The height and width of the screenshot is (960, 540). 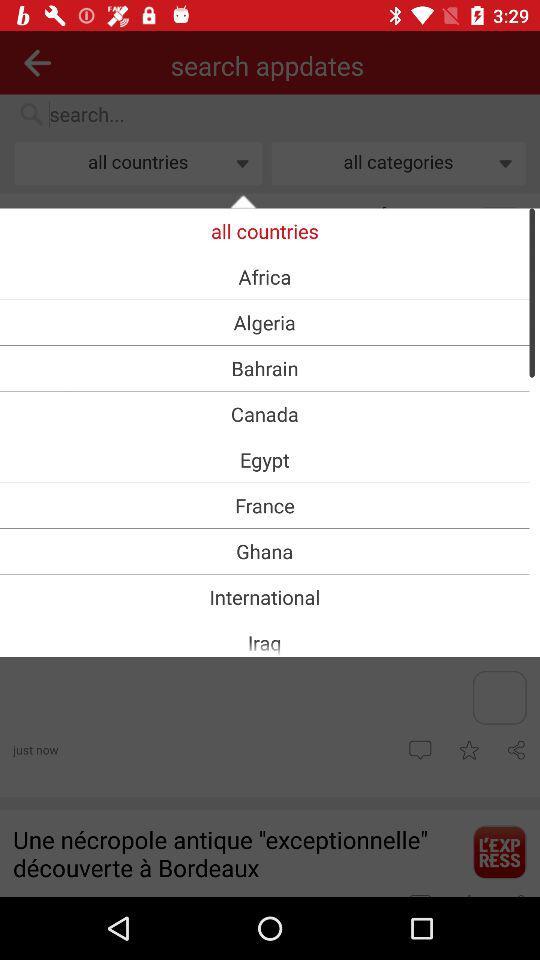 I want to click on item above the iraq icon, so click(x=264, y=597).